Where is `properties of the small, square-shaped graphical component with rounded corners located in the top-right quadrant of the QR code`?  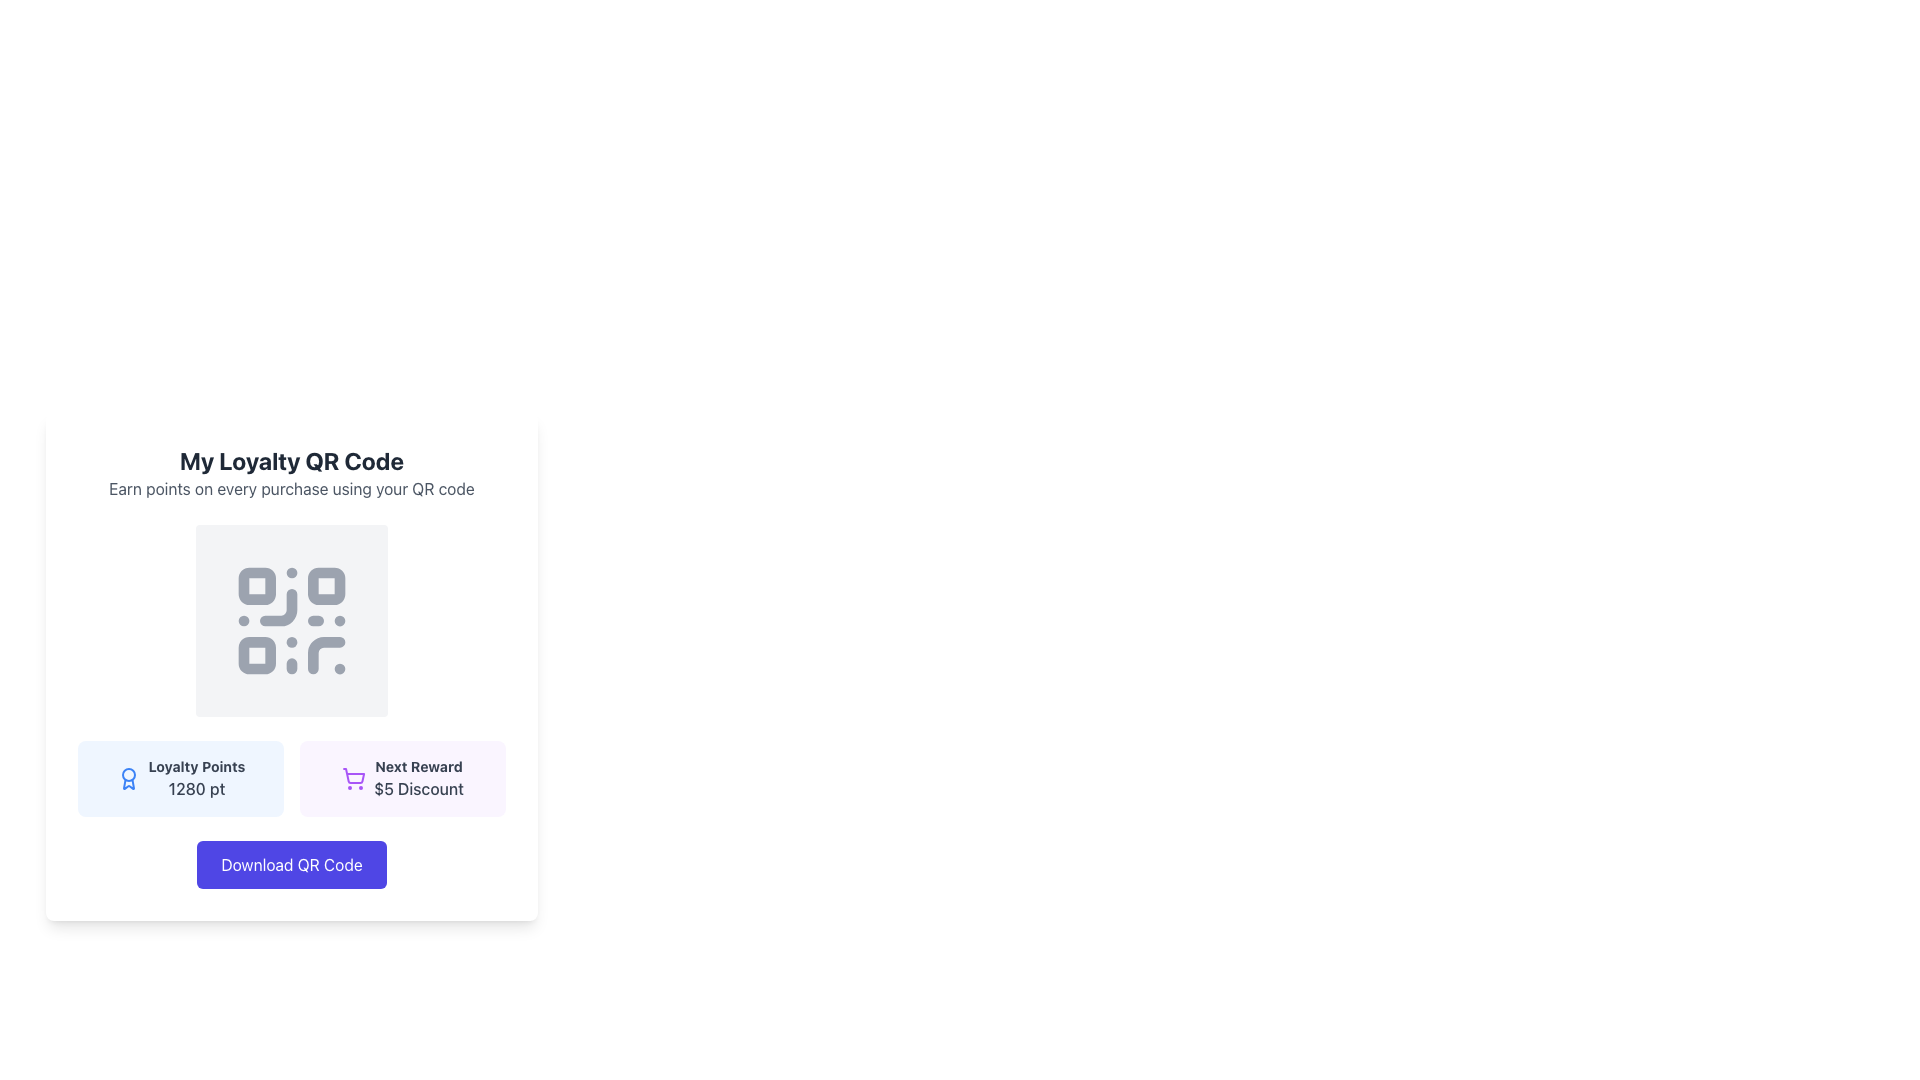 properties of the small, square-shaped graphical component with rounded corners located in the top-right quadrant of the QR code is located at coordinates (326, 585).